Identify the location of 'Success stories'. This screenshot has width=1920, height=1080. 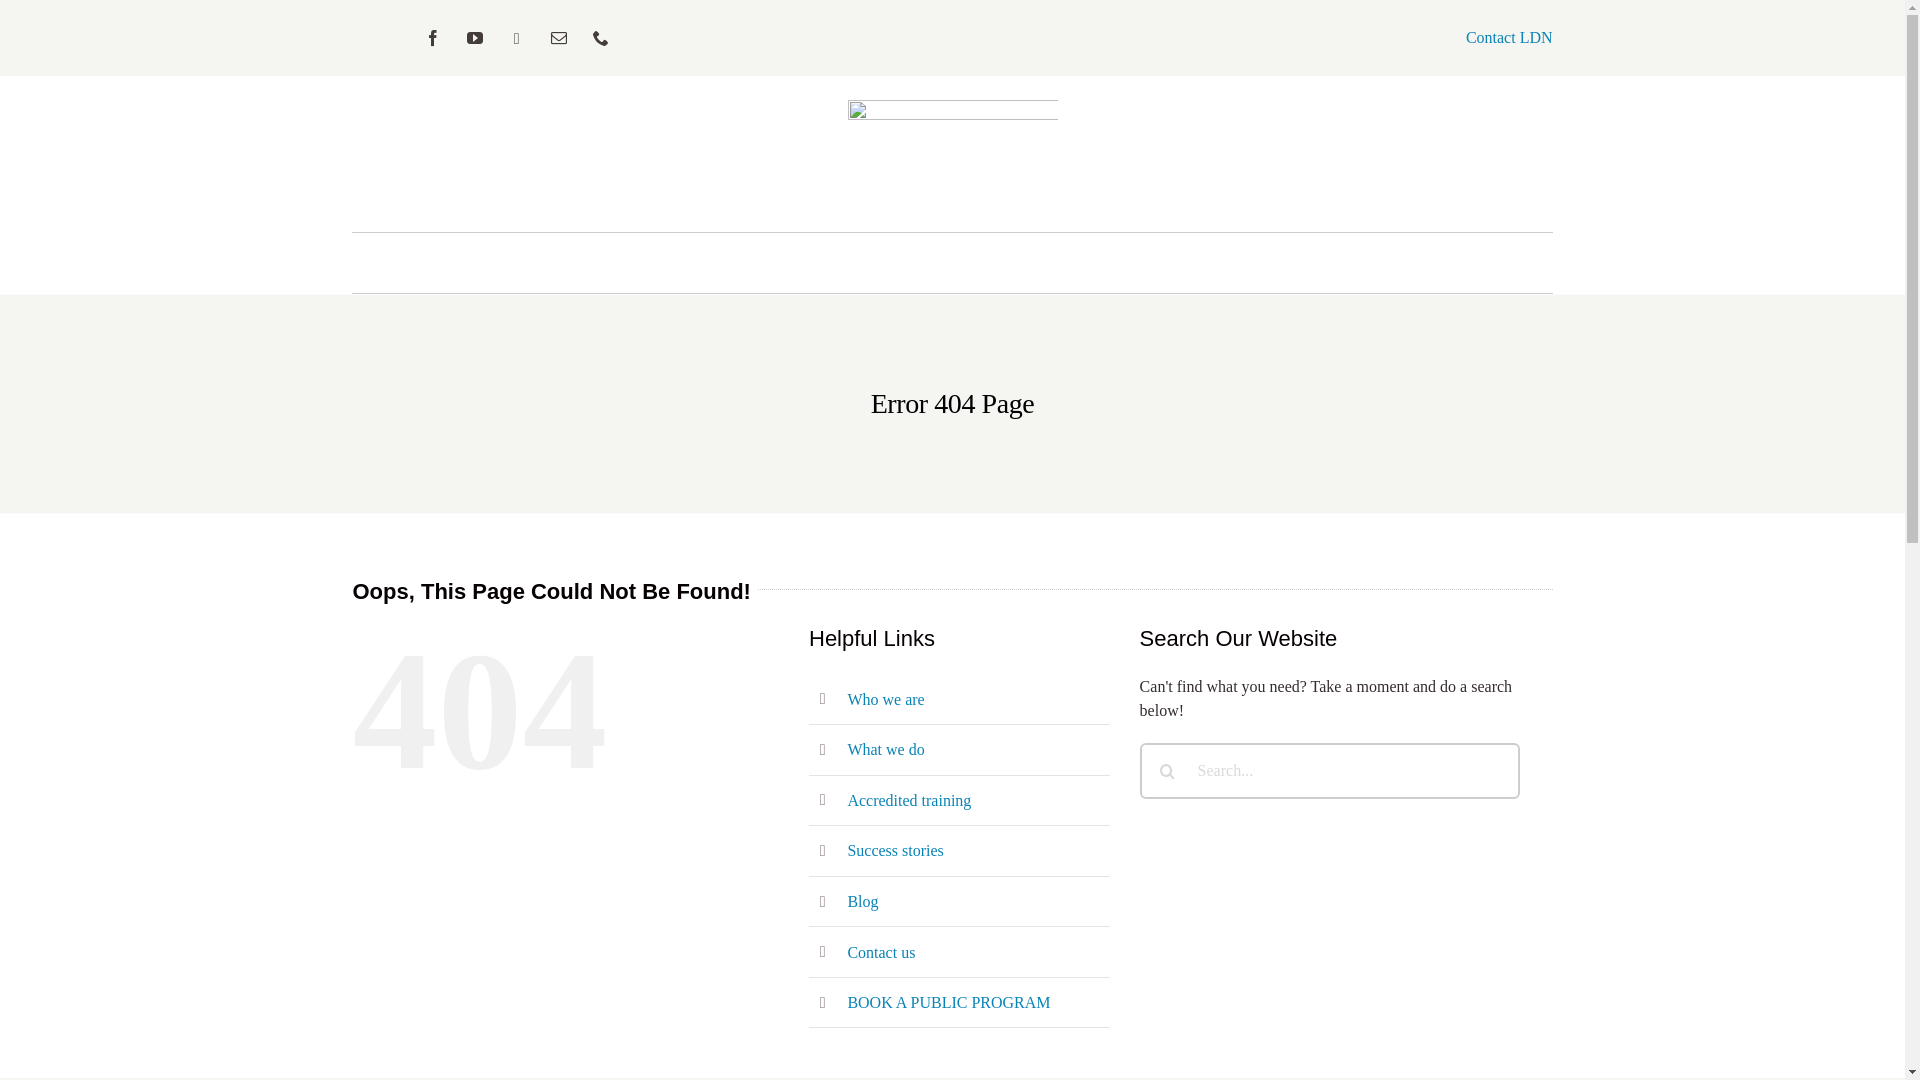
(893, 850).